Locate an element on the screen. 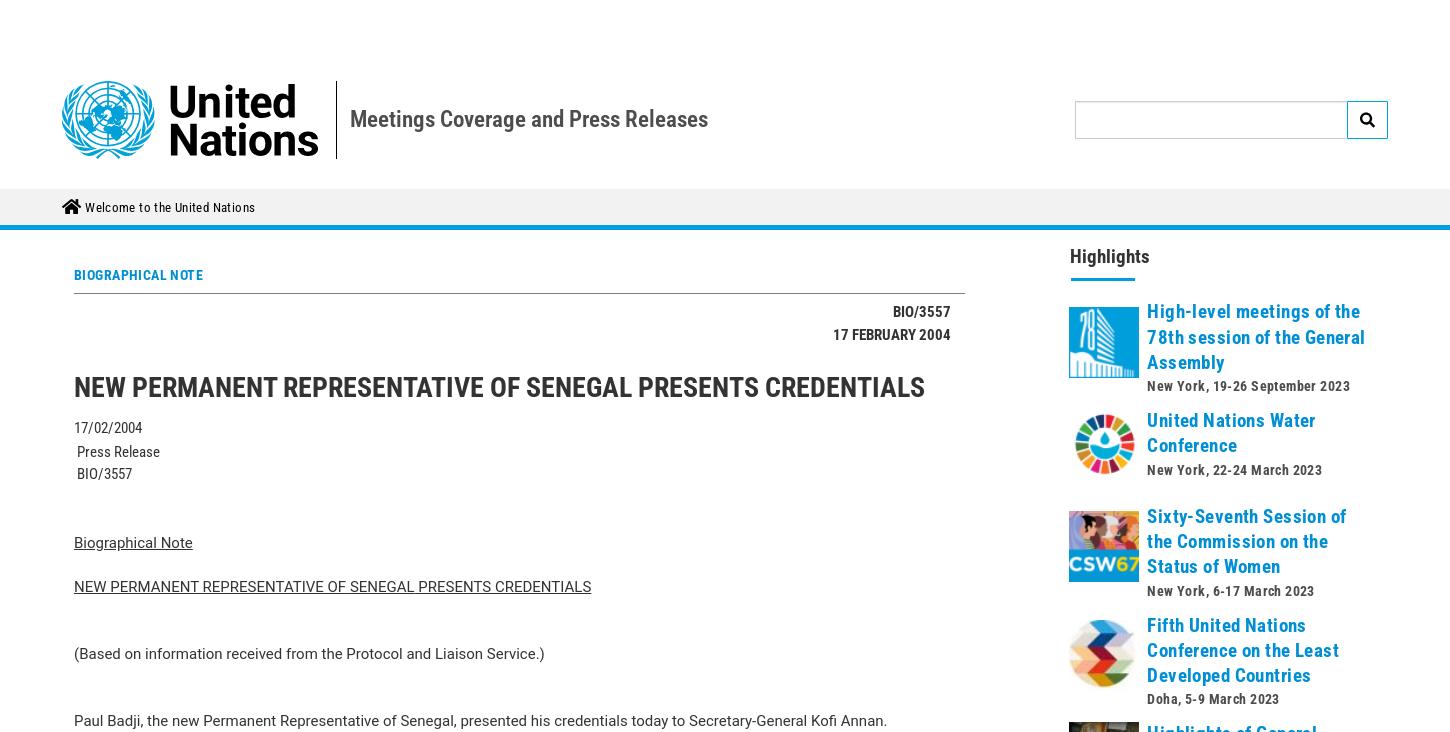 The width and height of the screenshot is (1450, 732). 'New York, 22-24 March 2023' is located at coordinates (1234, 279).